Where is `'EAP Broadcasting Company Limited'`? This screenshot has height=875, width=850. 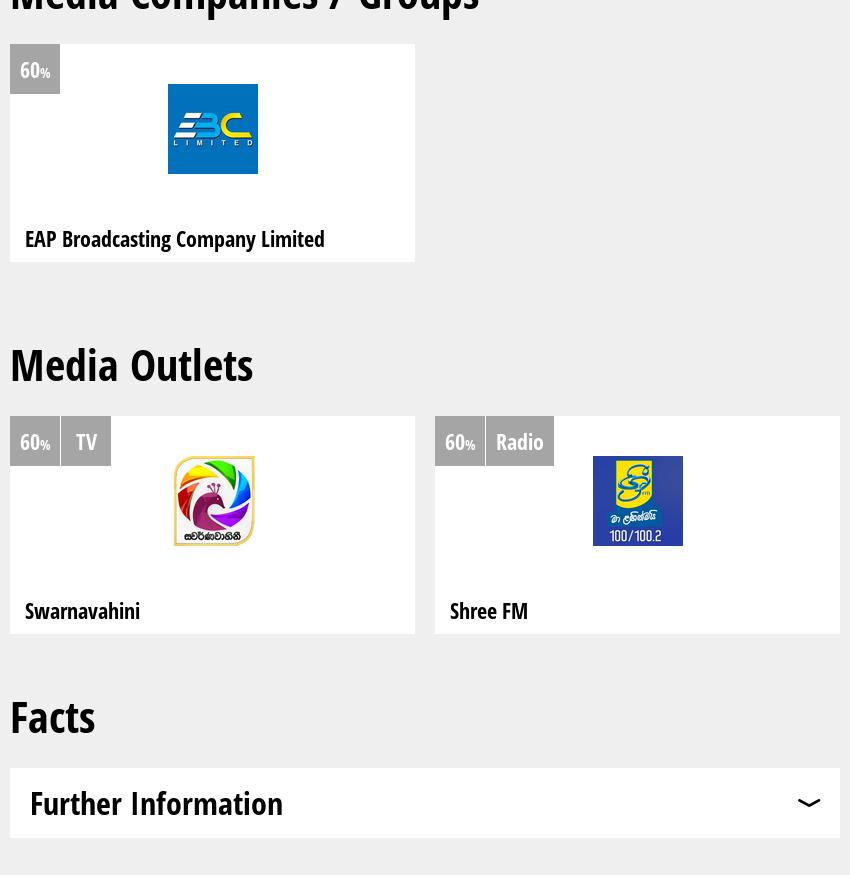 'EAP Broadcasting Company Limited' is located at coordinates (174, 238).